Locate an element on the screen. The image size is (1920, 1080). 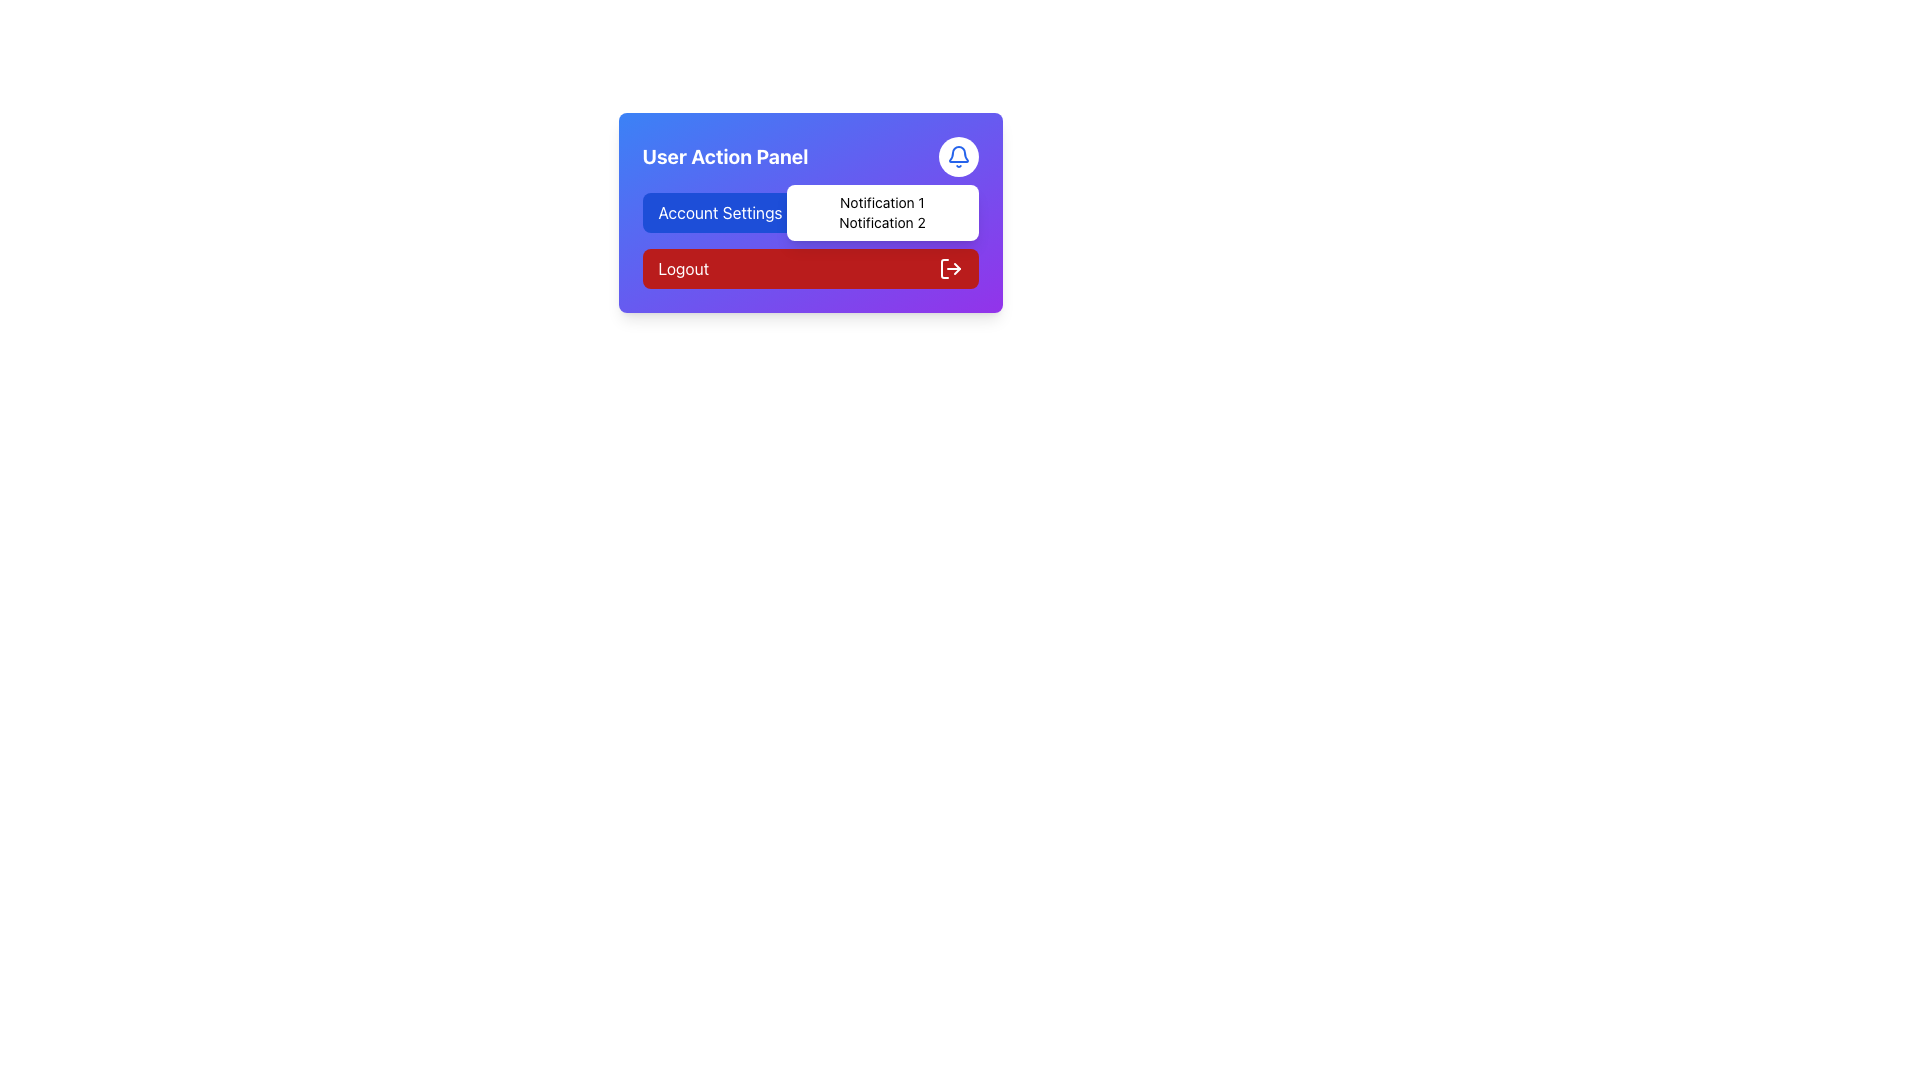
the logout arrow icon located on the right edge of the logout button within the user action panel component is located at coordinates (955, 268).